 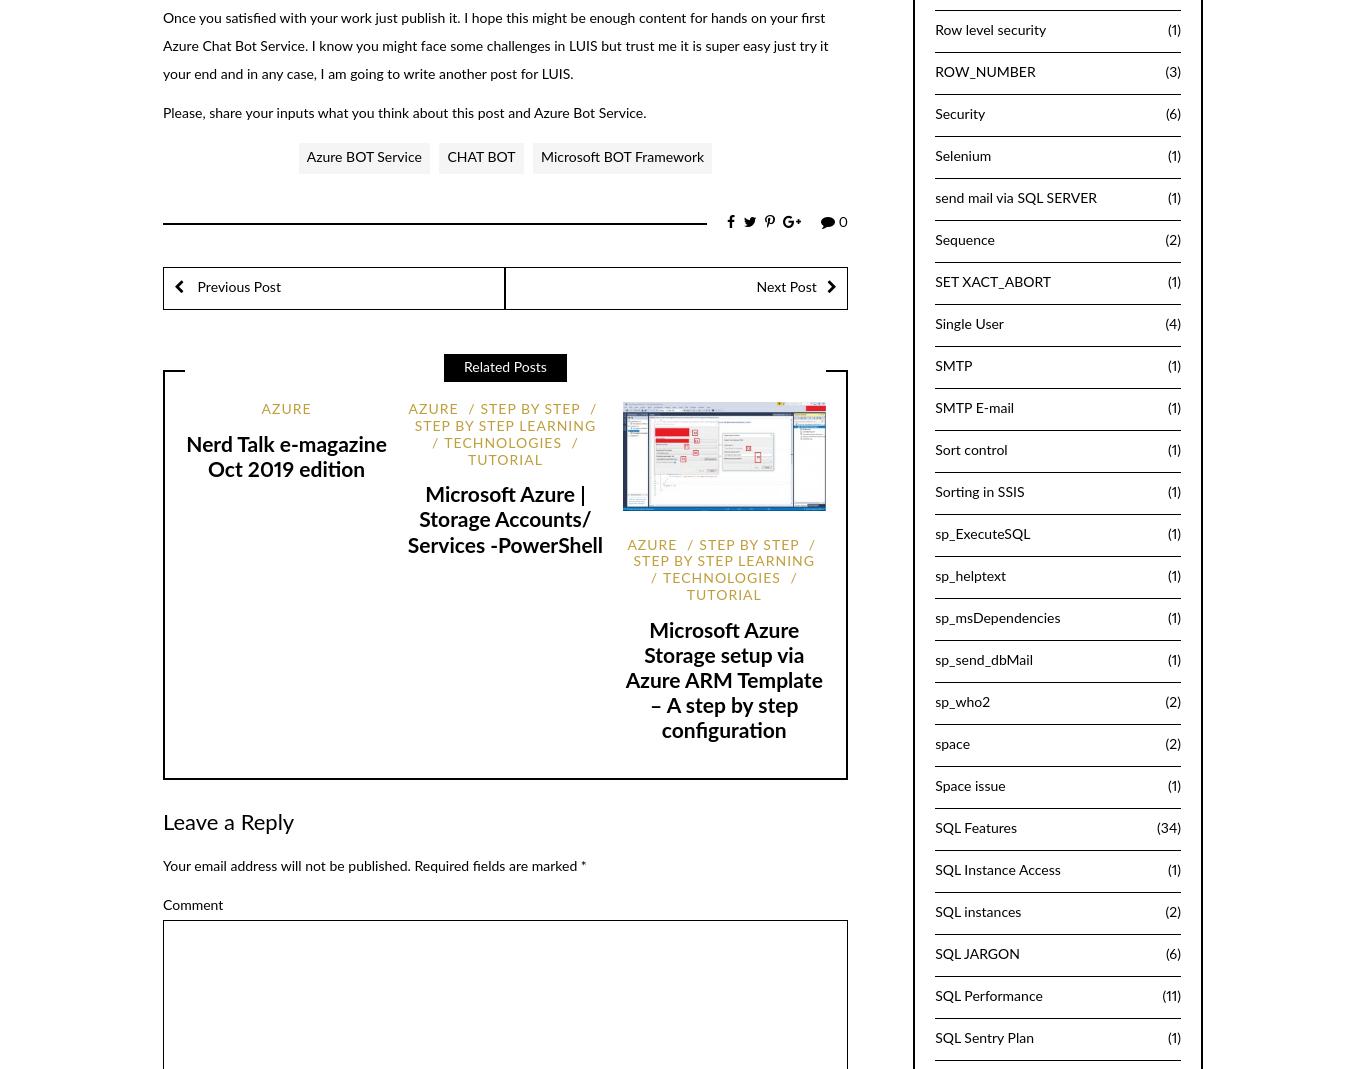 I want to click on 'SMTP', so click(x=953, y=366).